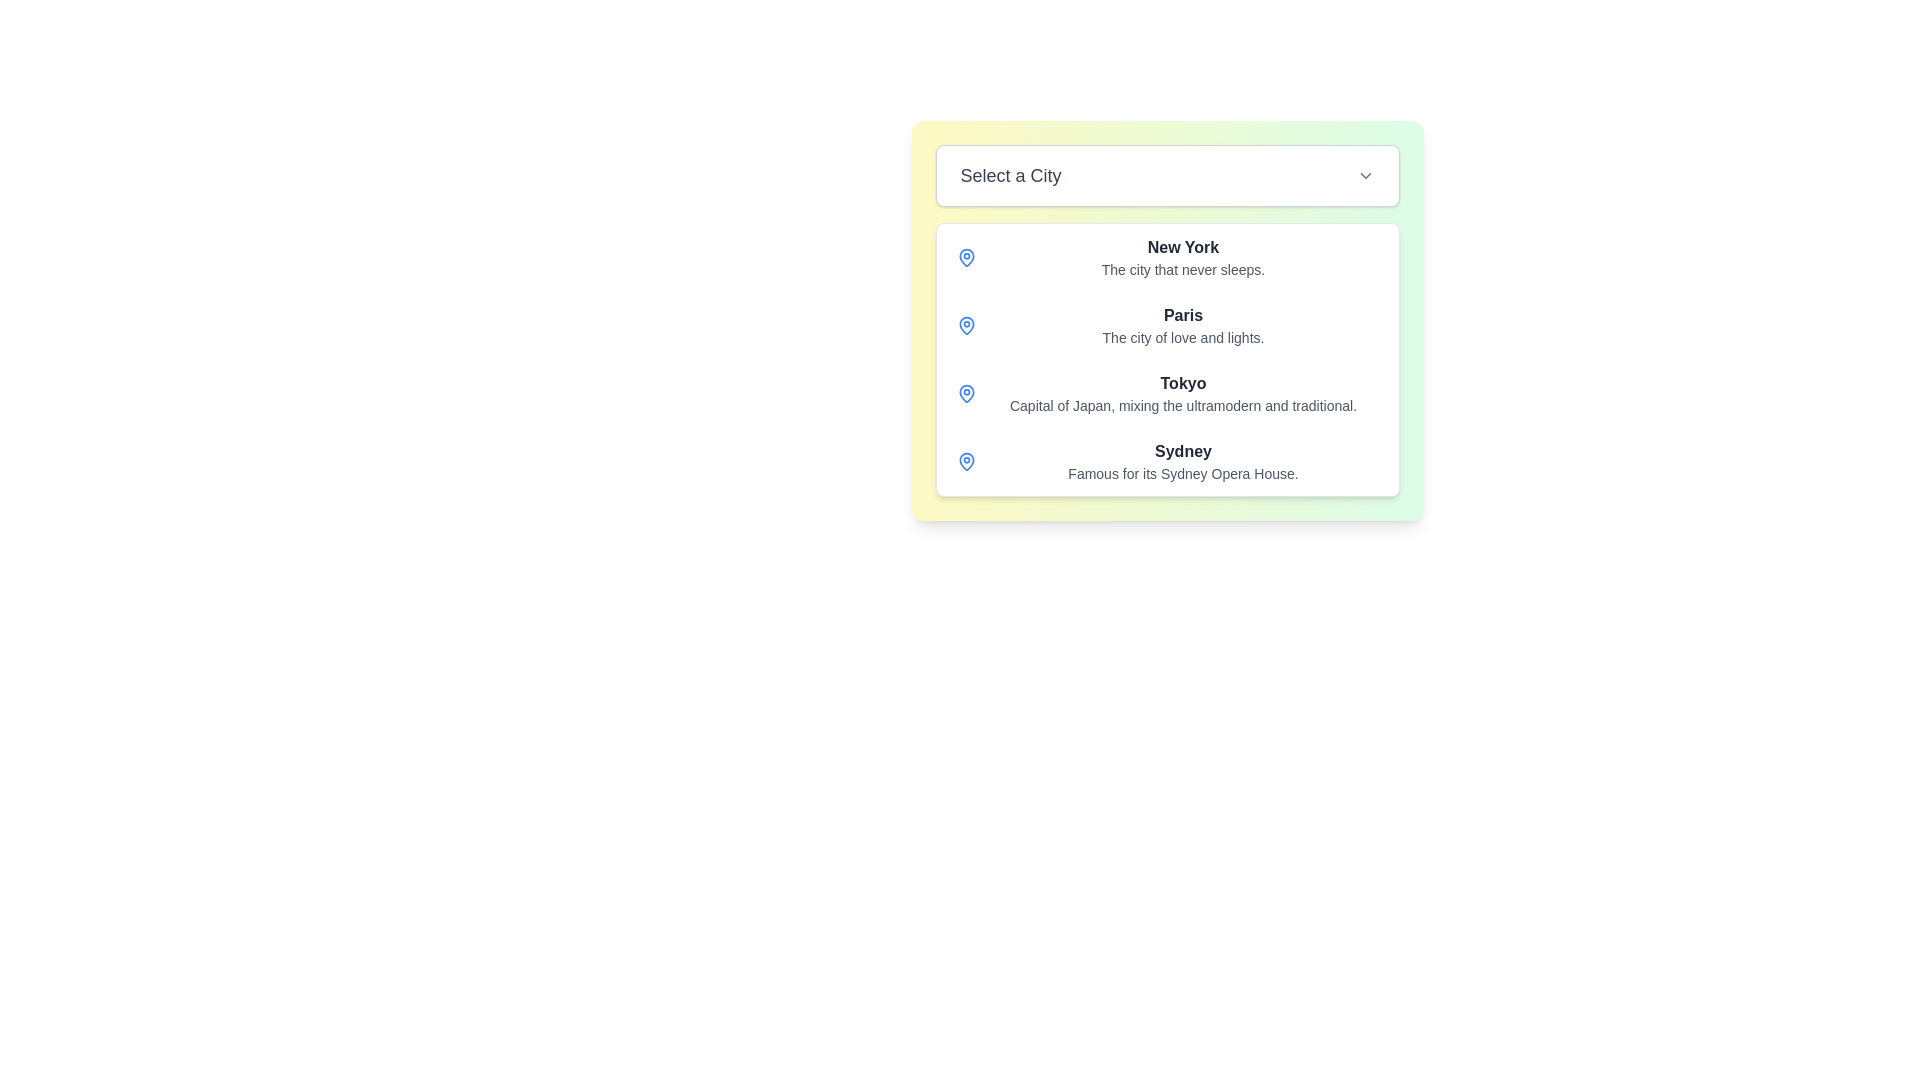  What do you see at coordinates (966, 462) in the screenshot?
I see `the location marker icon for the fourth row item 'Sydney' in the dropdown menu to possibly reveal additional information` at bounding box center [966, 462].